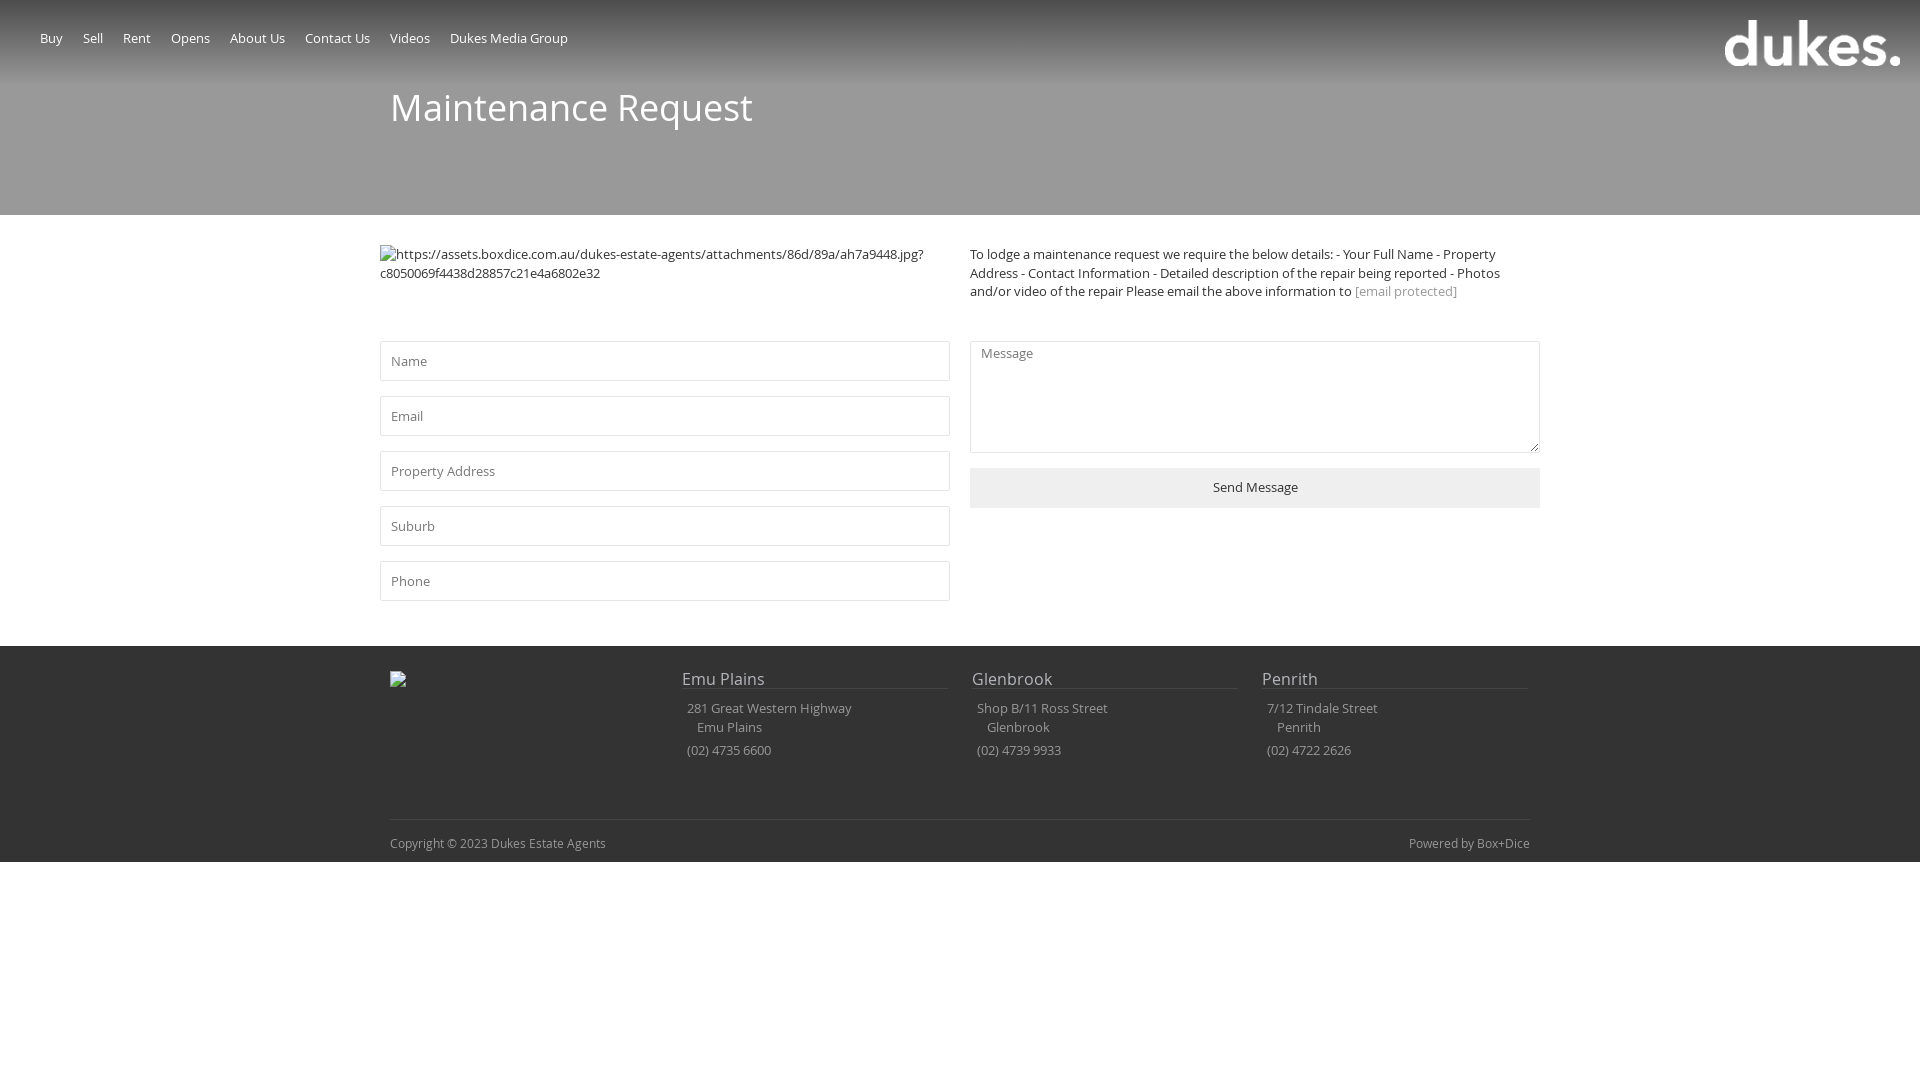 Image resolution: width=1920 pixels, height=1080 pixels. I want to click on '(02) 4735 6600', so click(728, 749).